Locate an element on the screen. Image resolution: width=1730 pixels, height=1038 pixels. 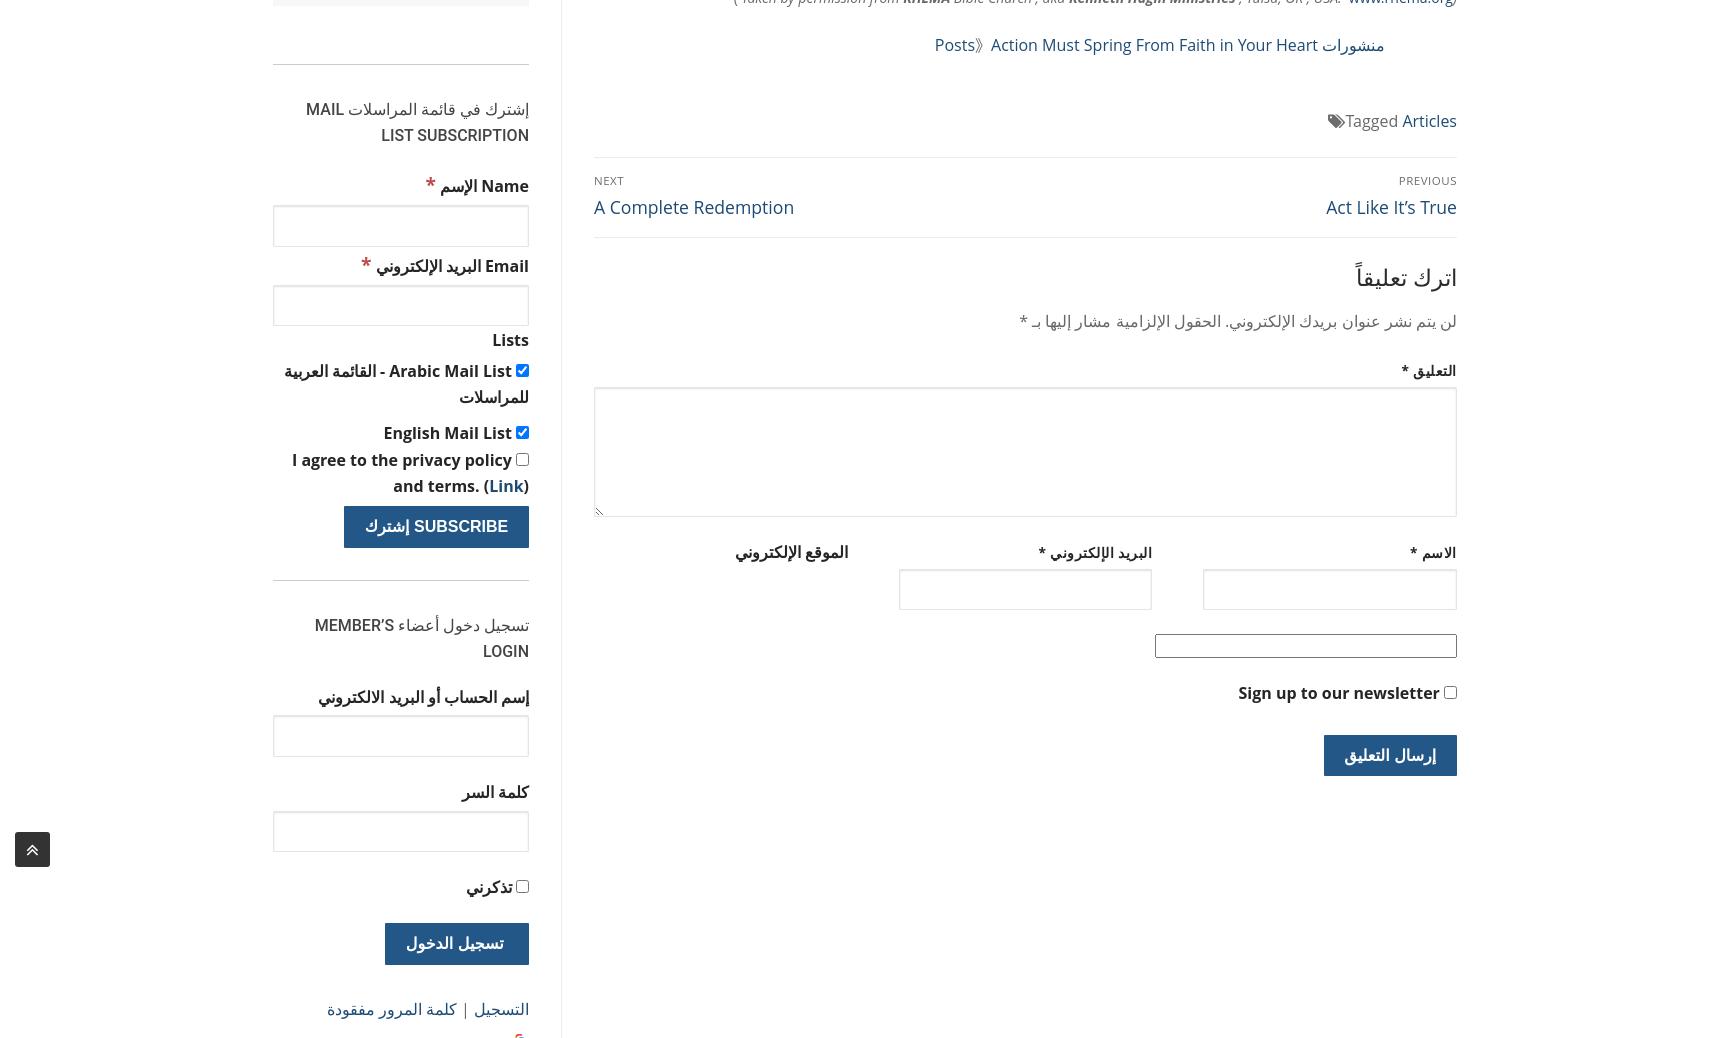
'Arabic Mail List - القائمة العربية للمراسلات' is located at coordinates (406, 383).